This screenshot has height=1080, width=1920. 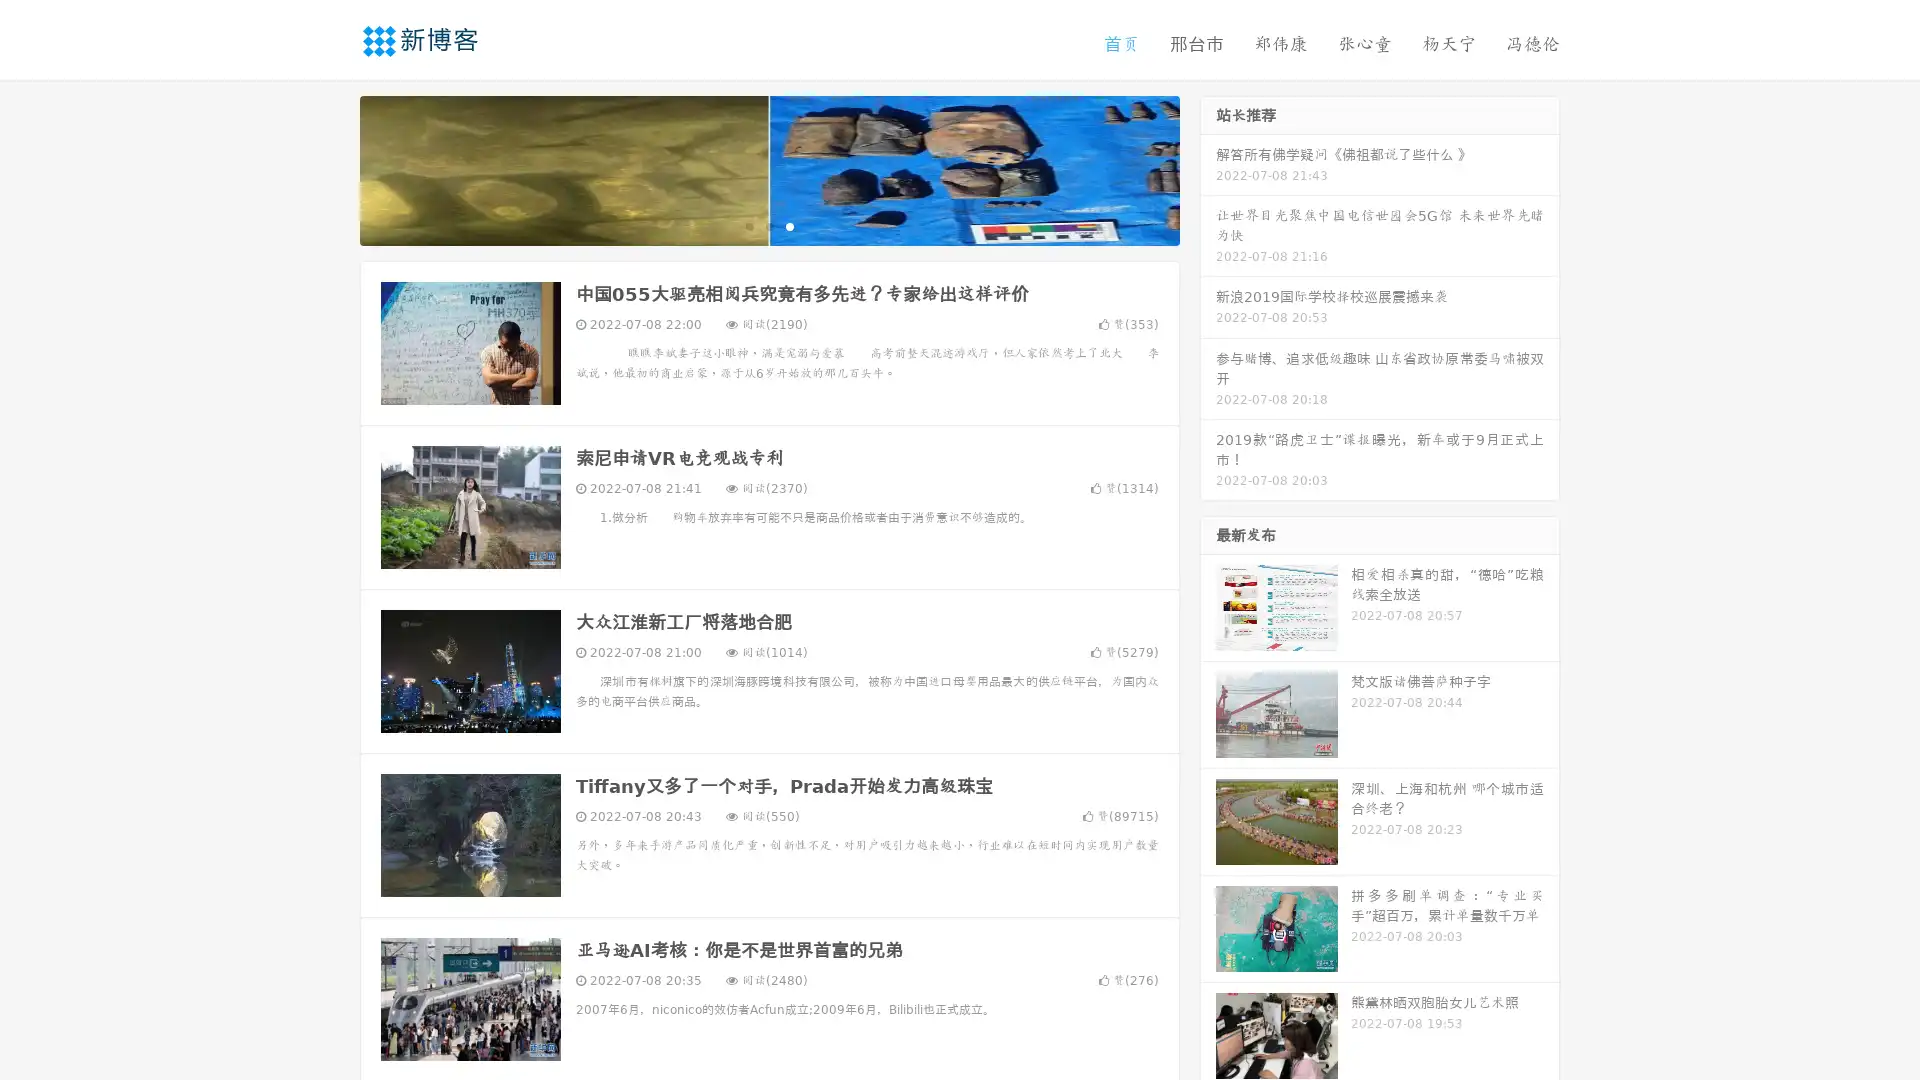 I want to click on Next slide, so click(x=1208, y=168).